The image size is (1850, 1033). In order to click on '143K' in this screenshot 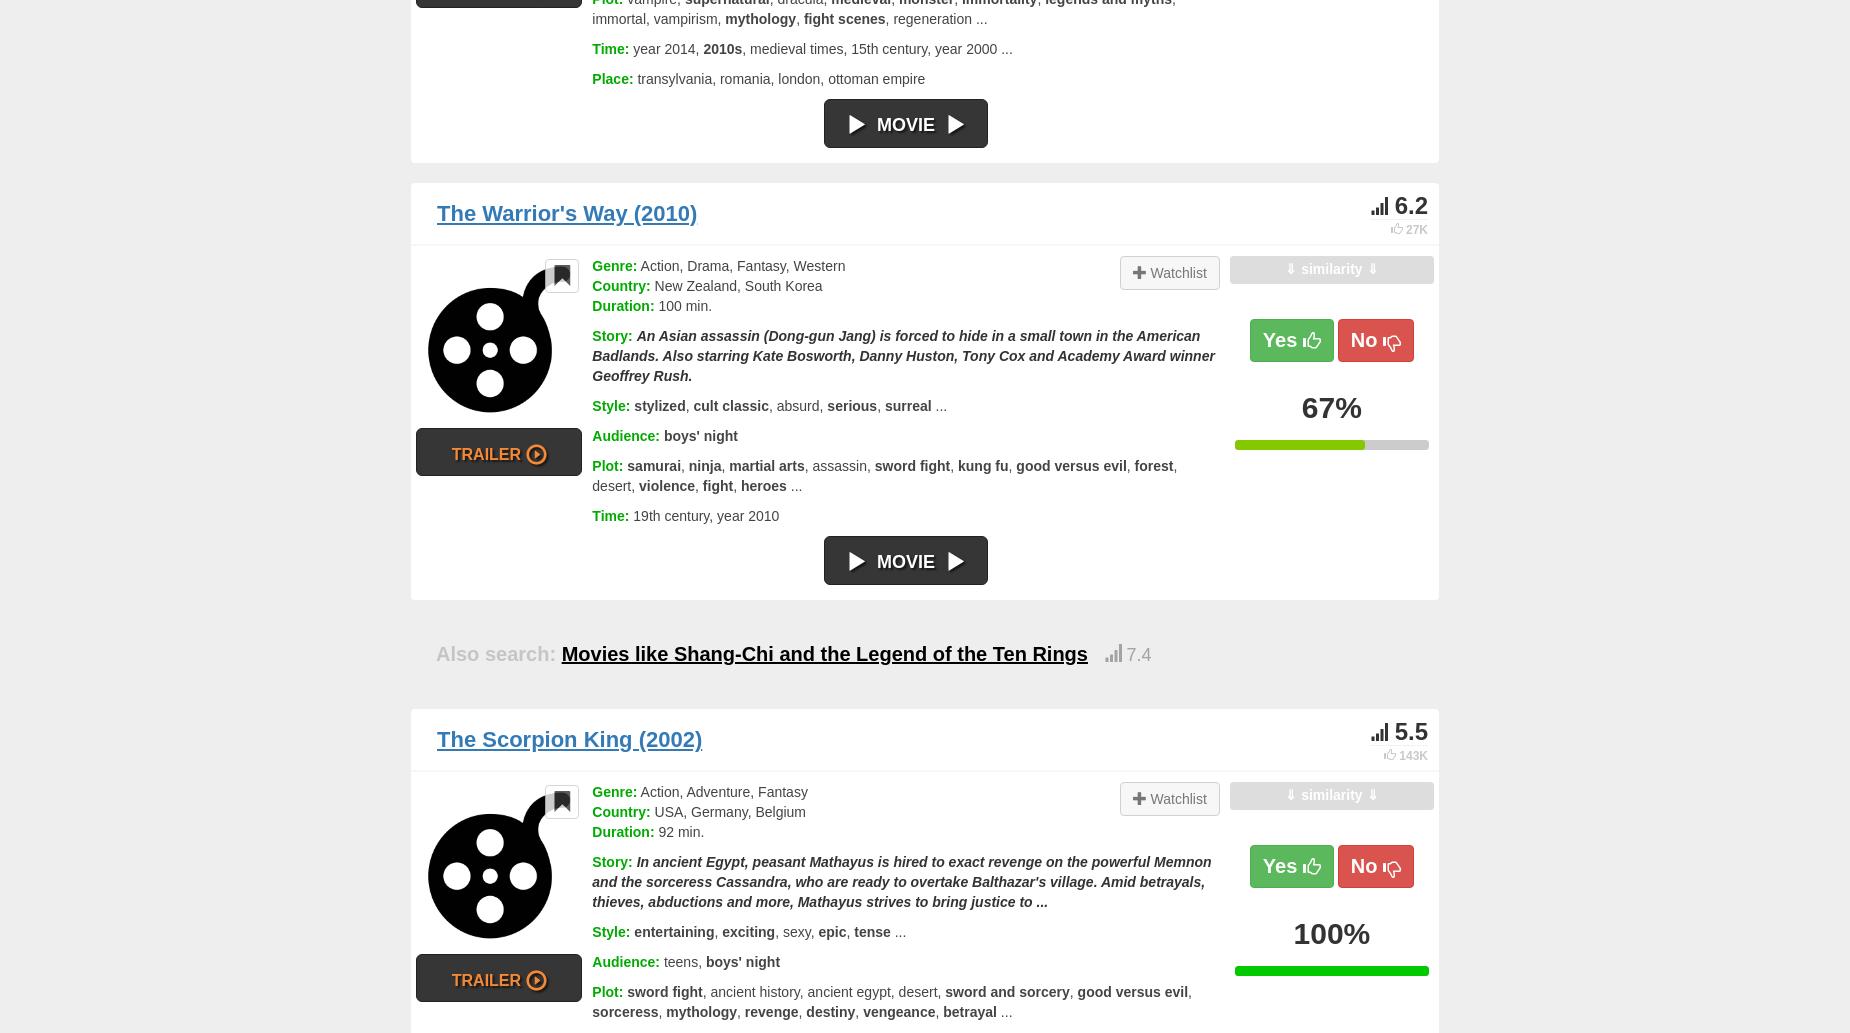, I will do `click(1413, 755)`.